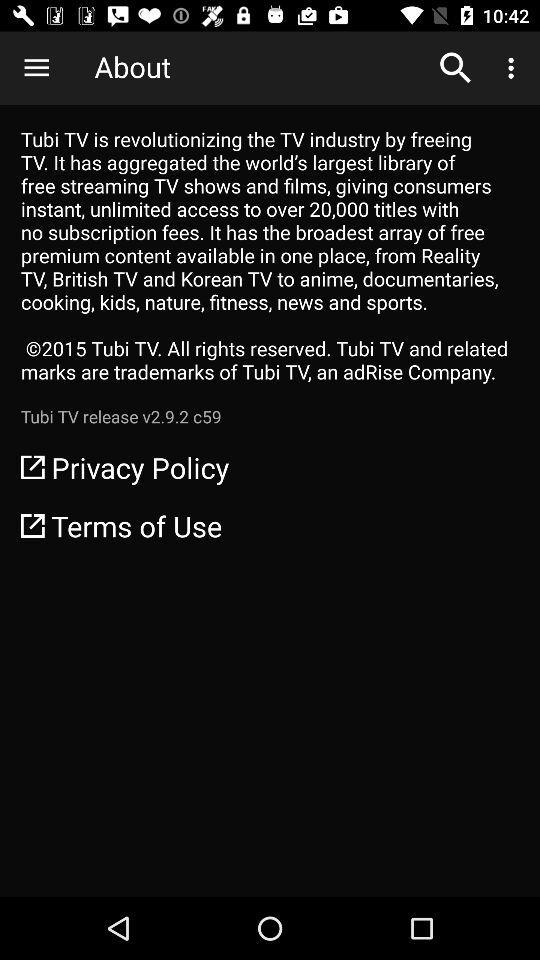 The width and height of the screenshot is (540, 960). I want to click on icon above tubi tv is icon, so click(513, 68).